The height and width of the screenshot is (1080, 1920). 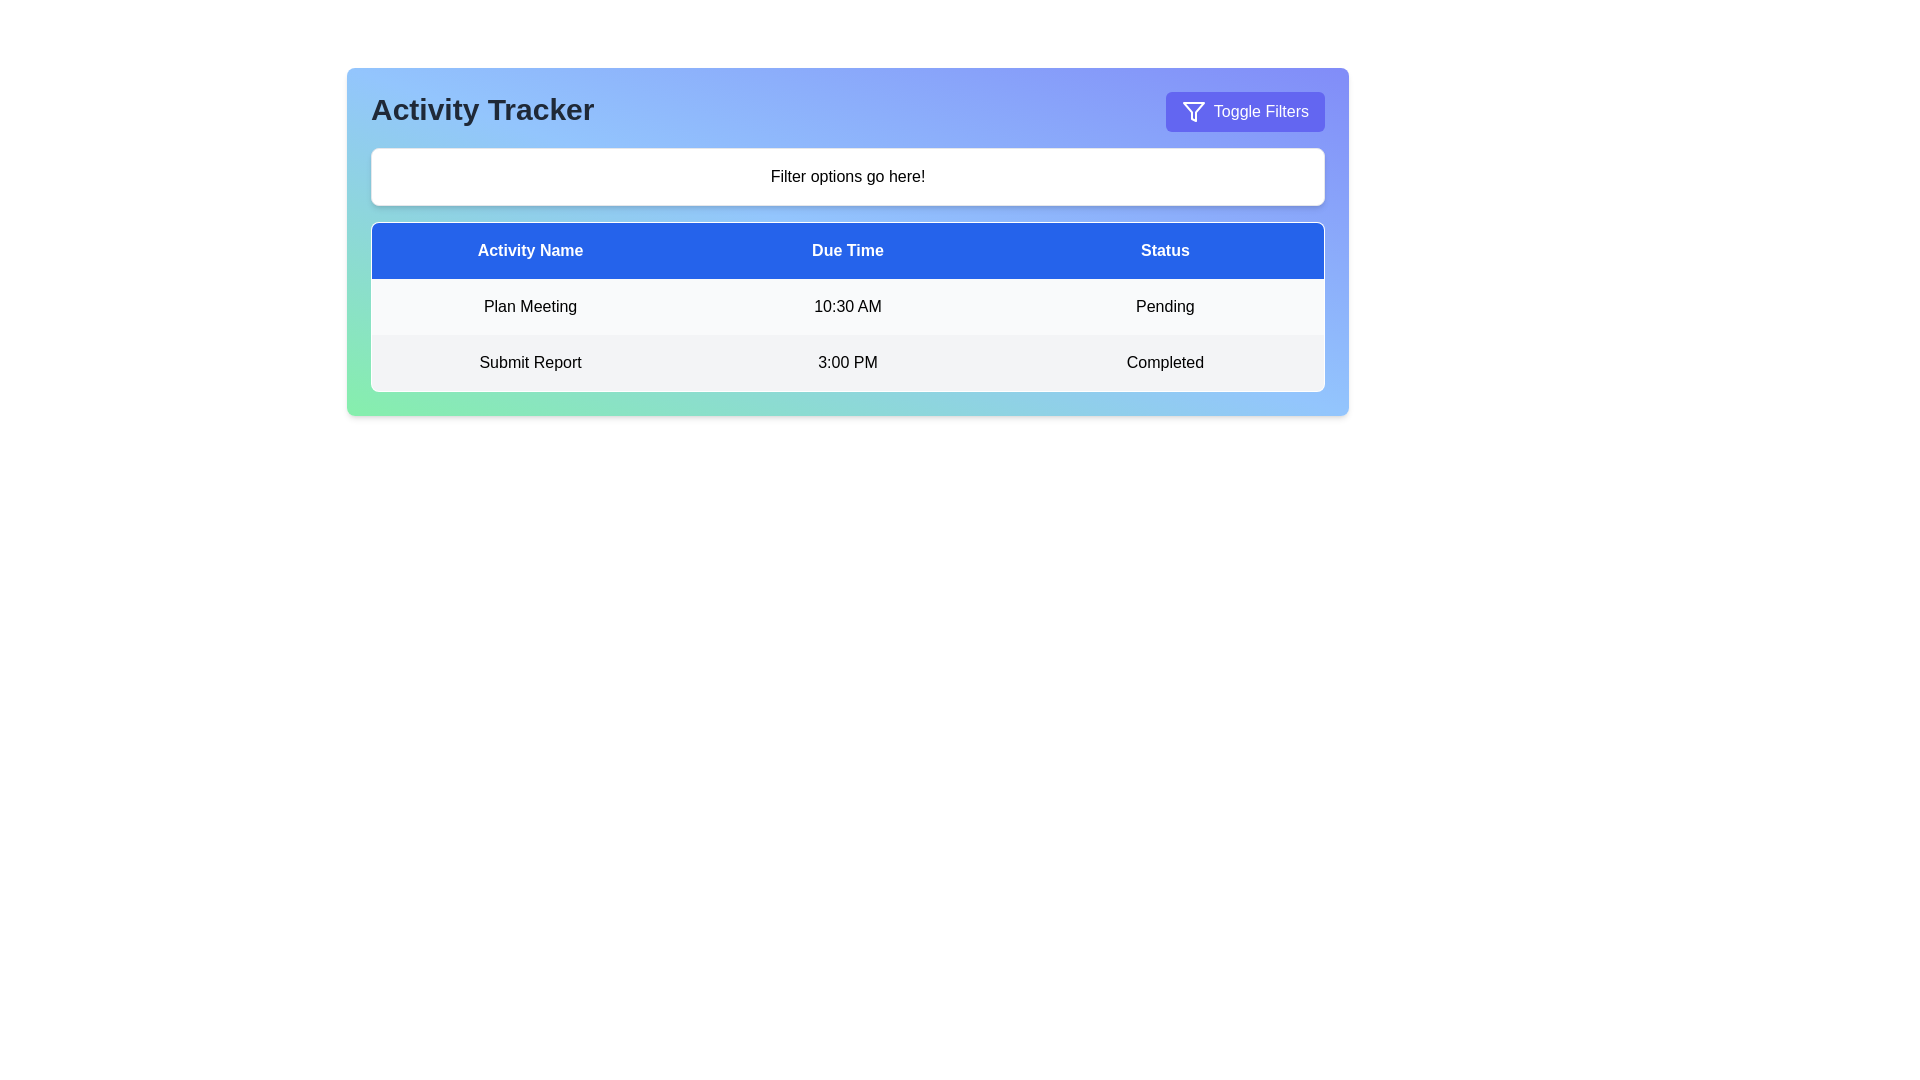 I want to click on the text label displaying 'Completed' in the third column of the second row of the table, which has a light gray background and is styled minimally, so click(x=1165, y=363).